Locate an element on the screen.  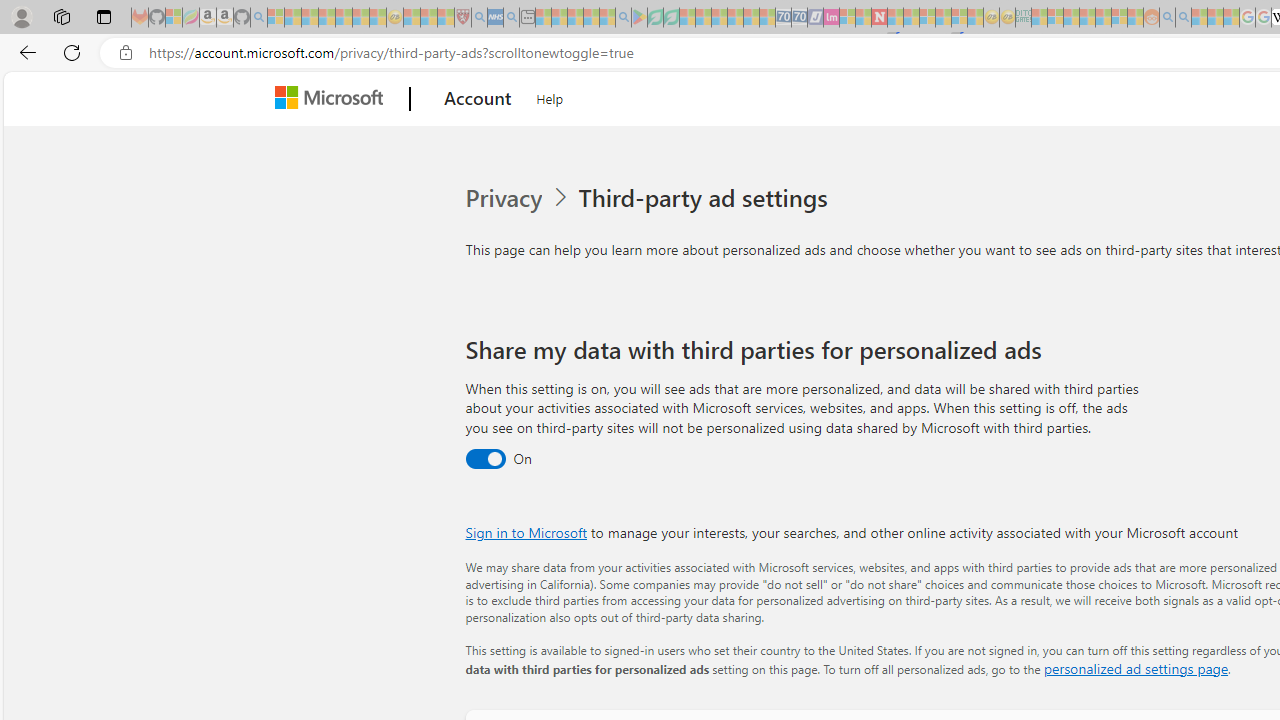
'Third-party ad settings' is located at coordinates (707, 198).